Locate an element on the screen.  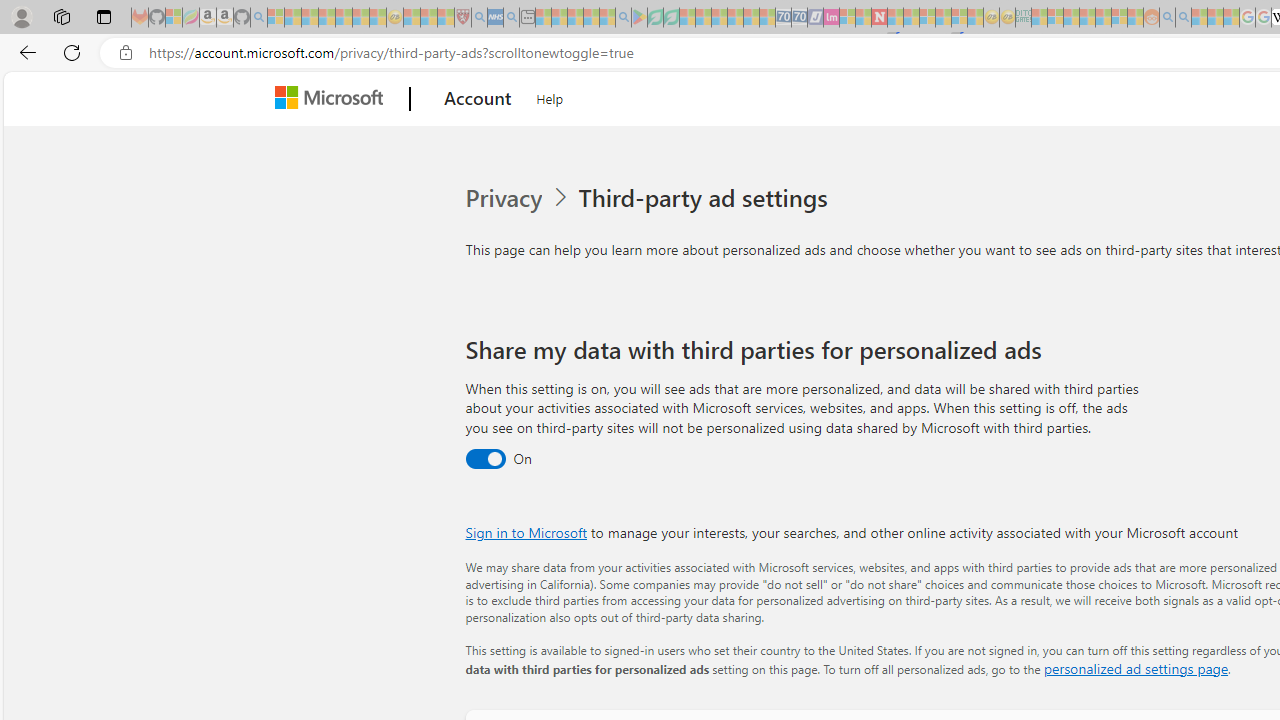
'Third-party ad settings' is located at coordinates (707, 198).